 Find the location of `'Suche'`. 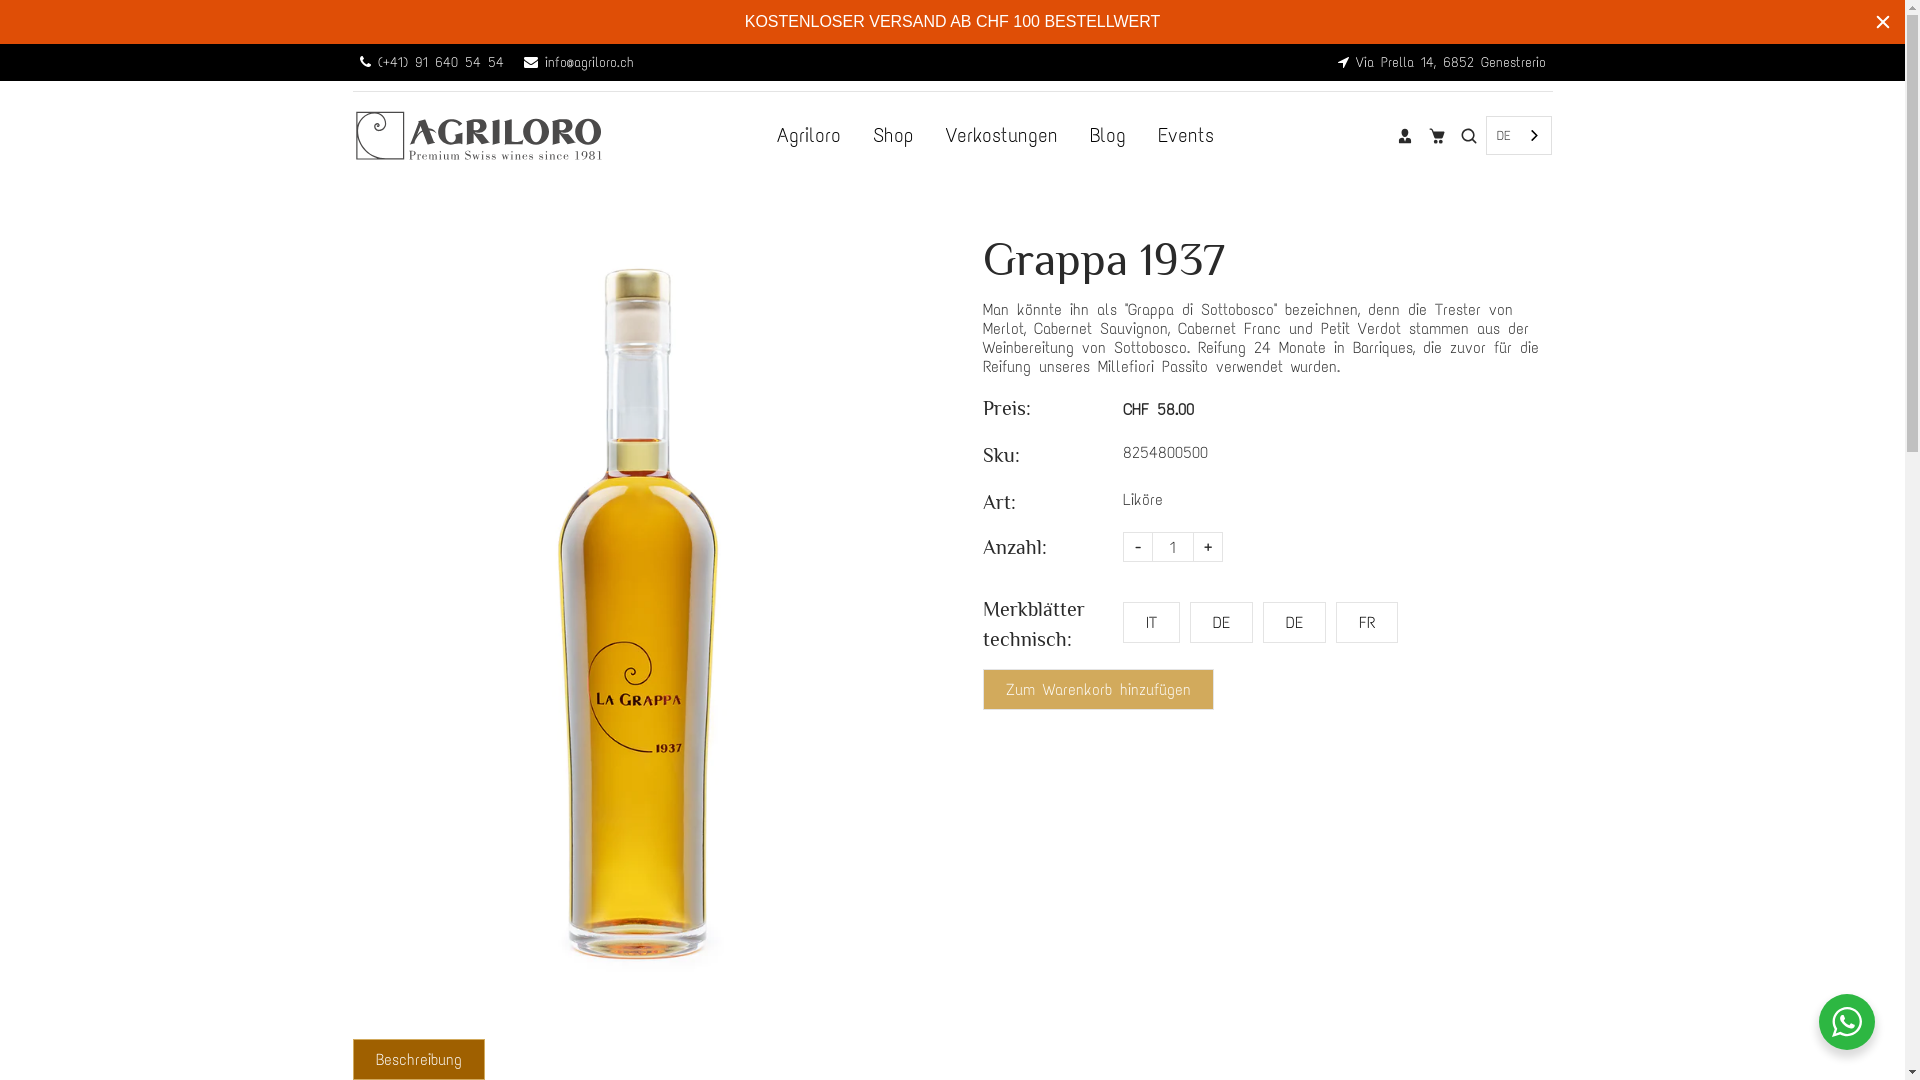

'Suche' is located at coordinates (1468, 135).